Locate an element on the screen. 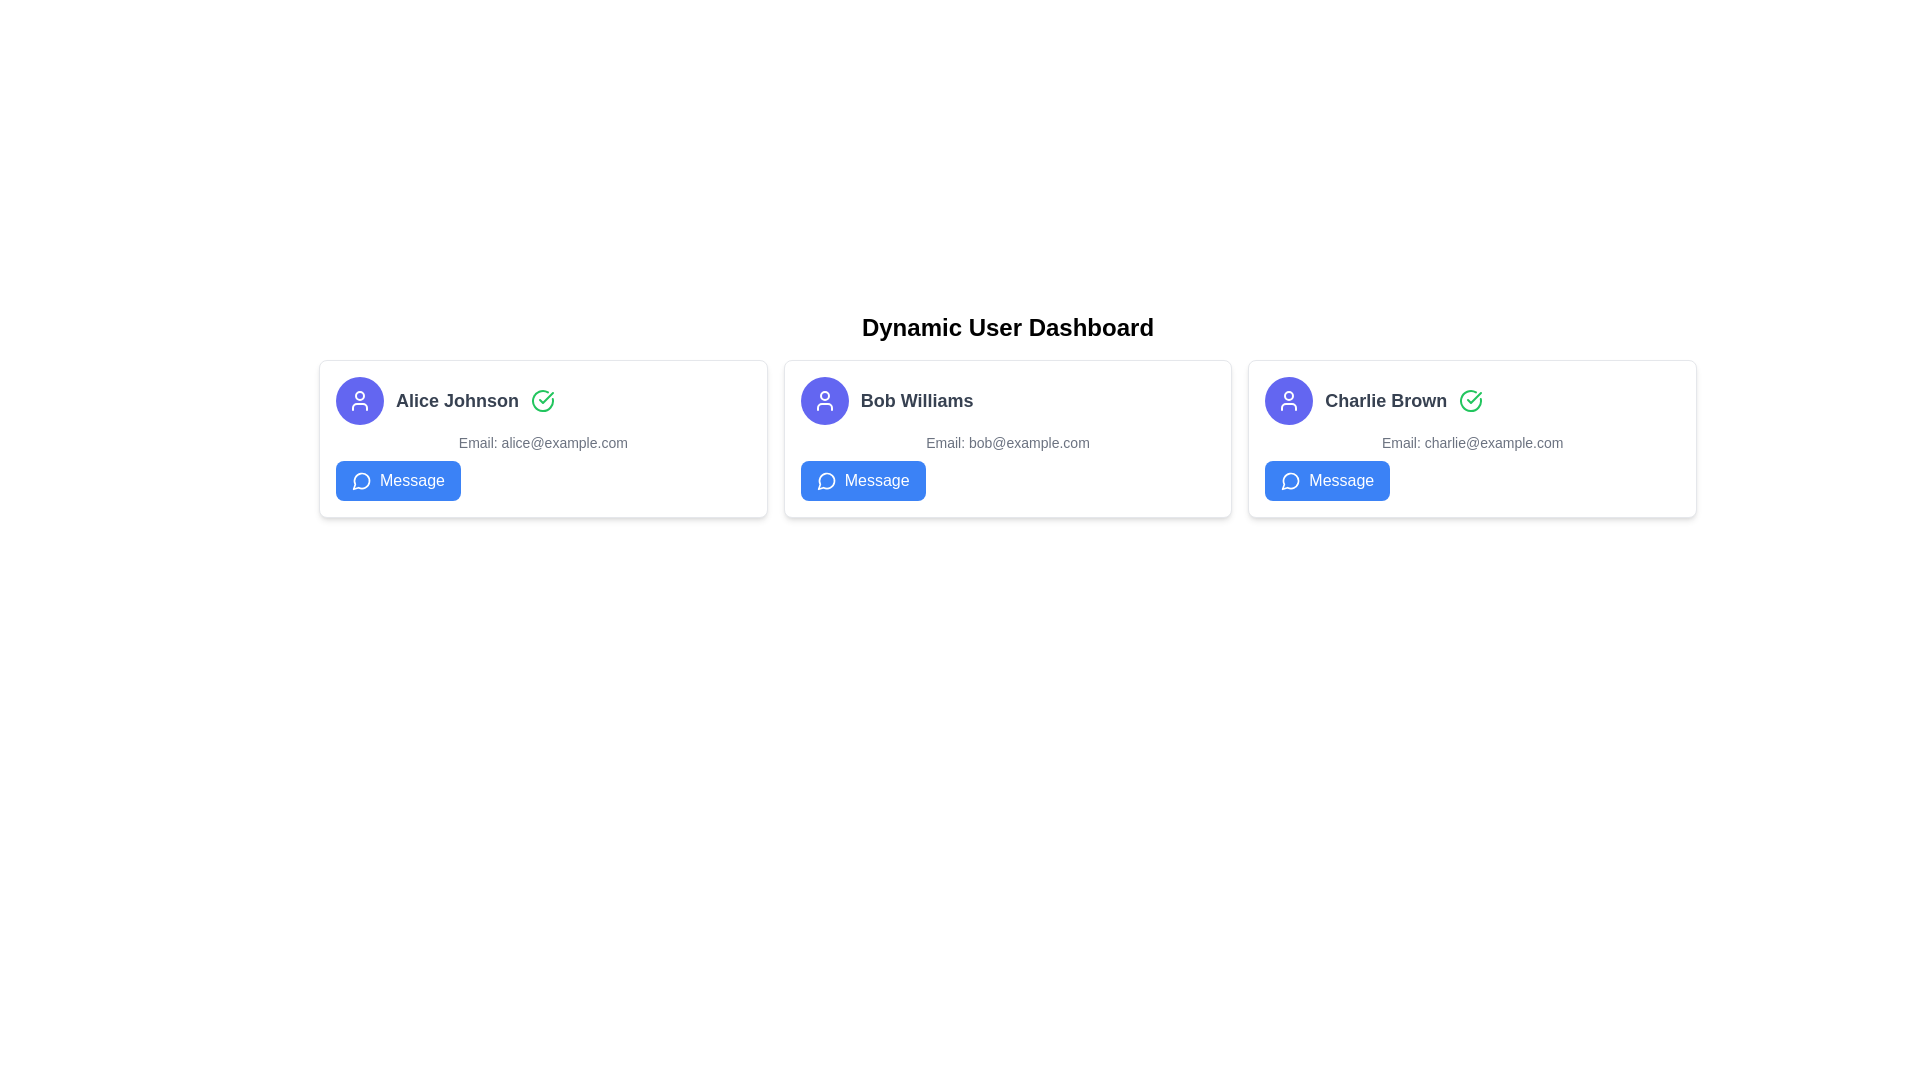  the email address text label located below 'Alice Johnson' and above the 'Message' button in the leftmost user profile card is located at coordinates (543, 442).